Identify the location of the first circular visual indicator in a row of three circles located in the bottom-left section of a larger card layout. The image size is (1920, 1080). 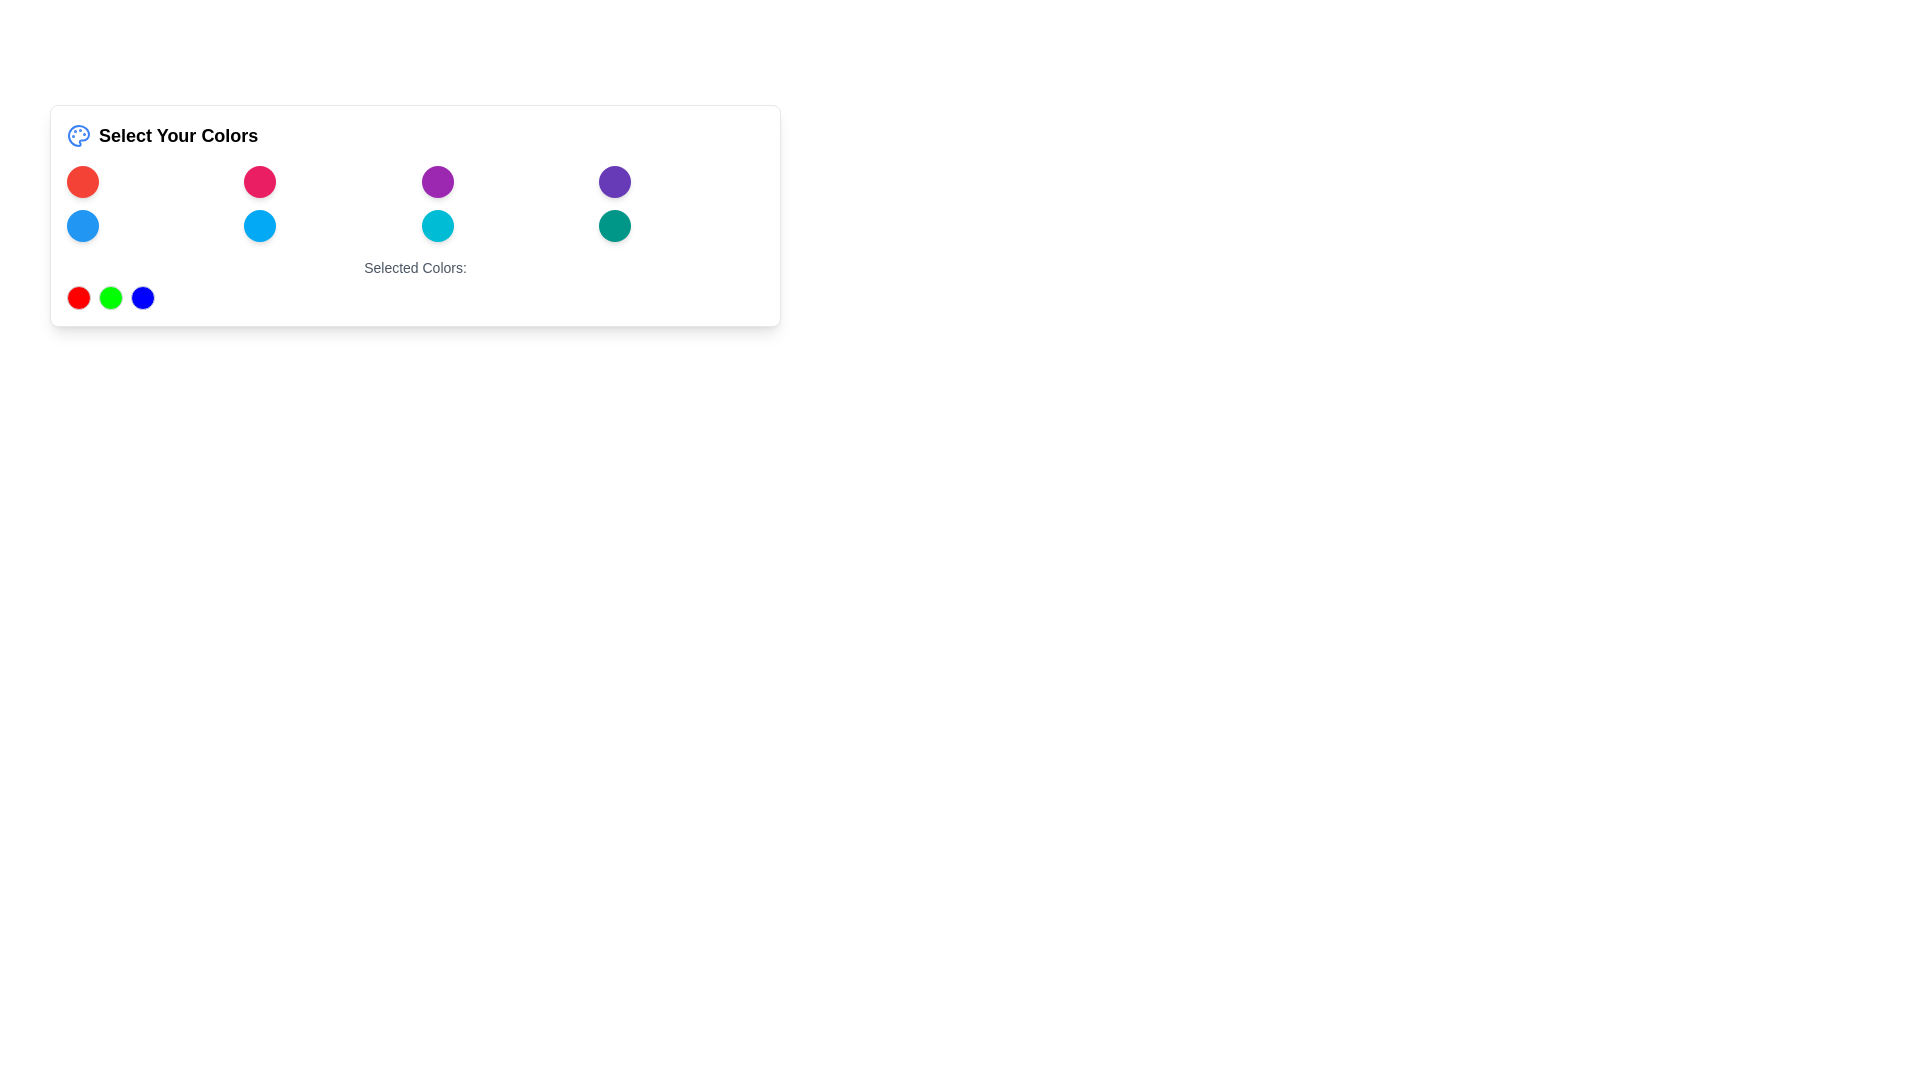
(78, 297).